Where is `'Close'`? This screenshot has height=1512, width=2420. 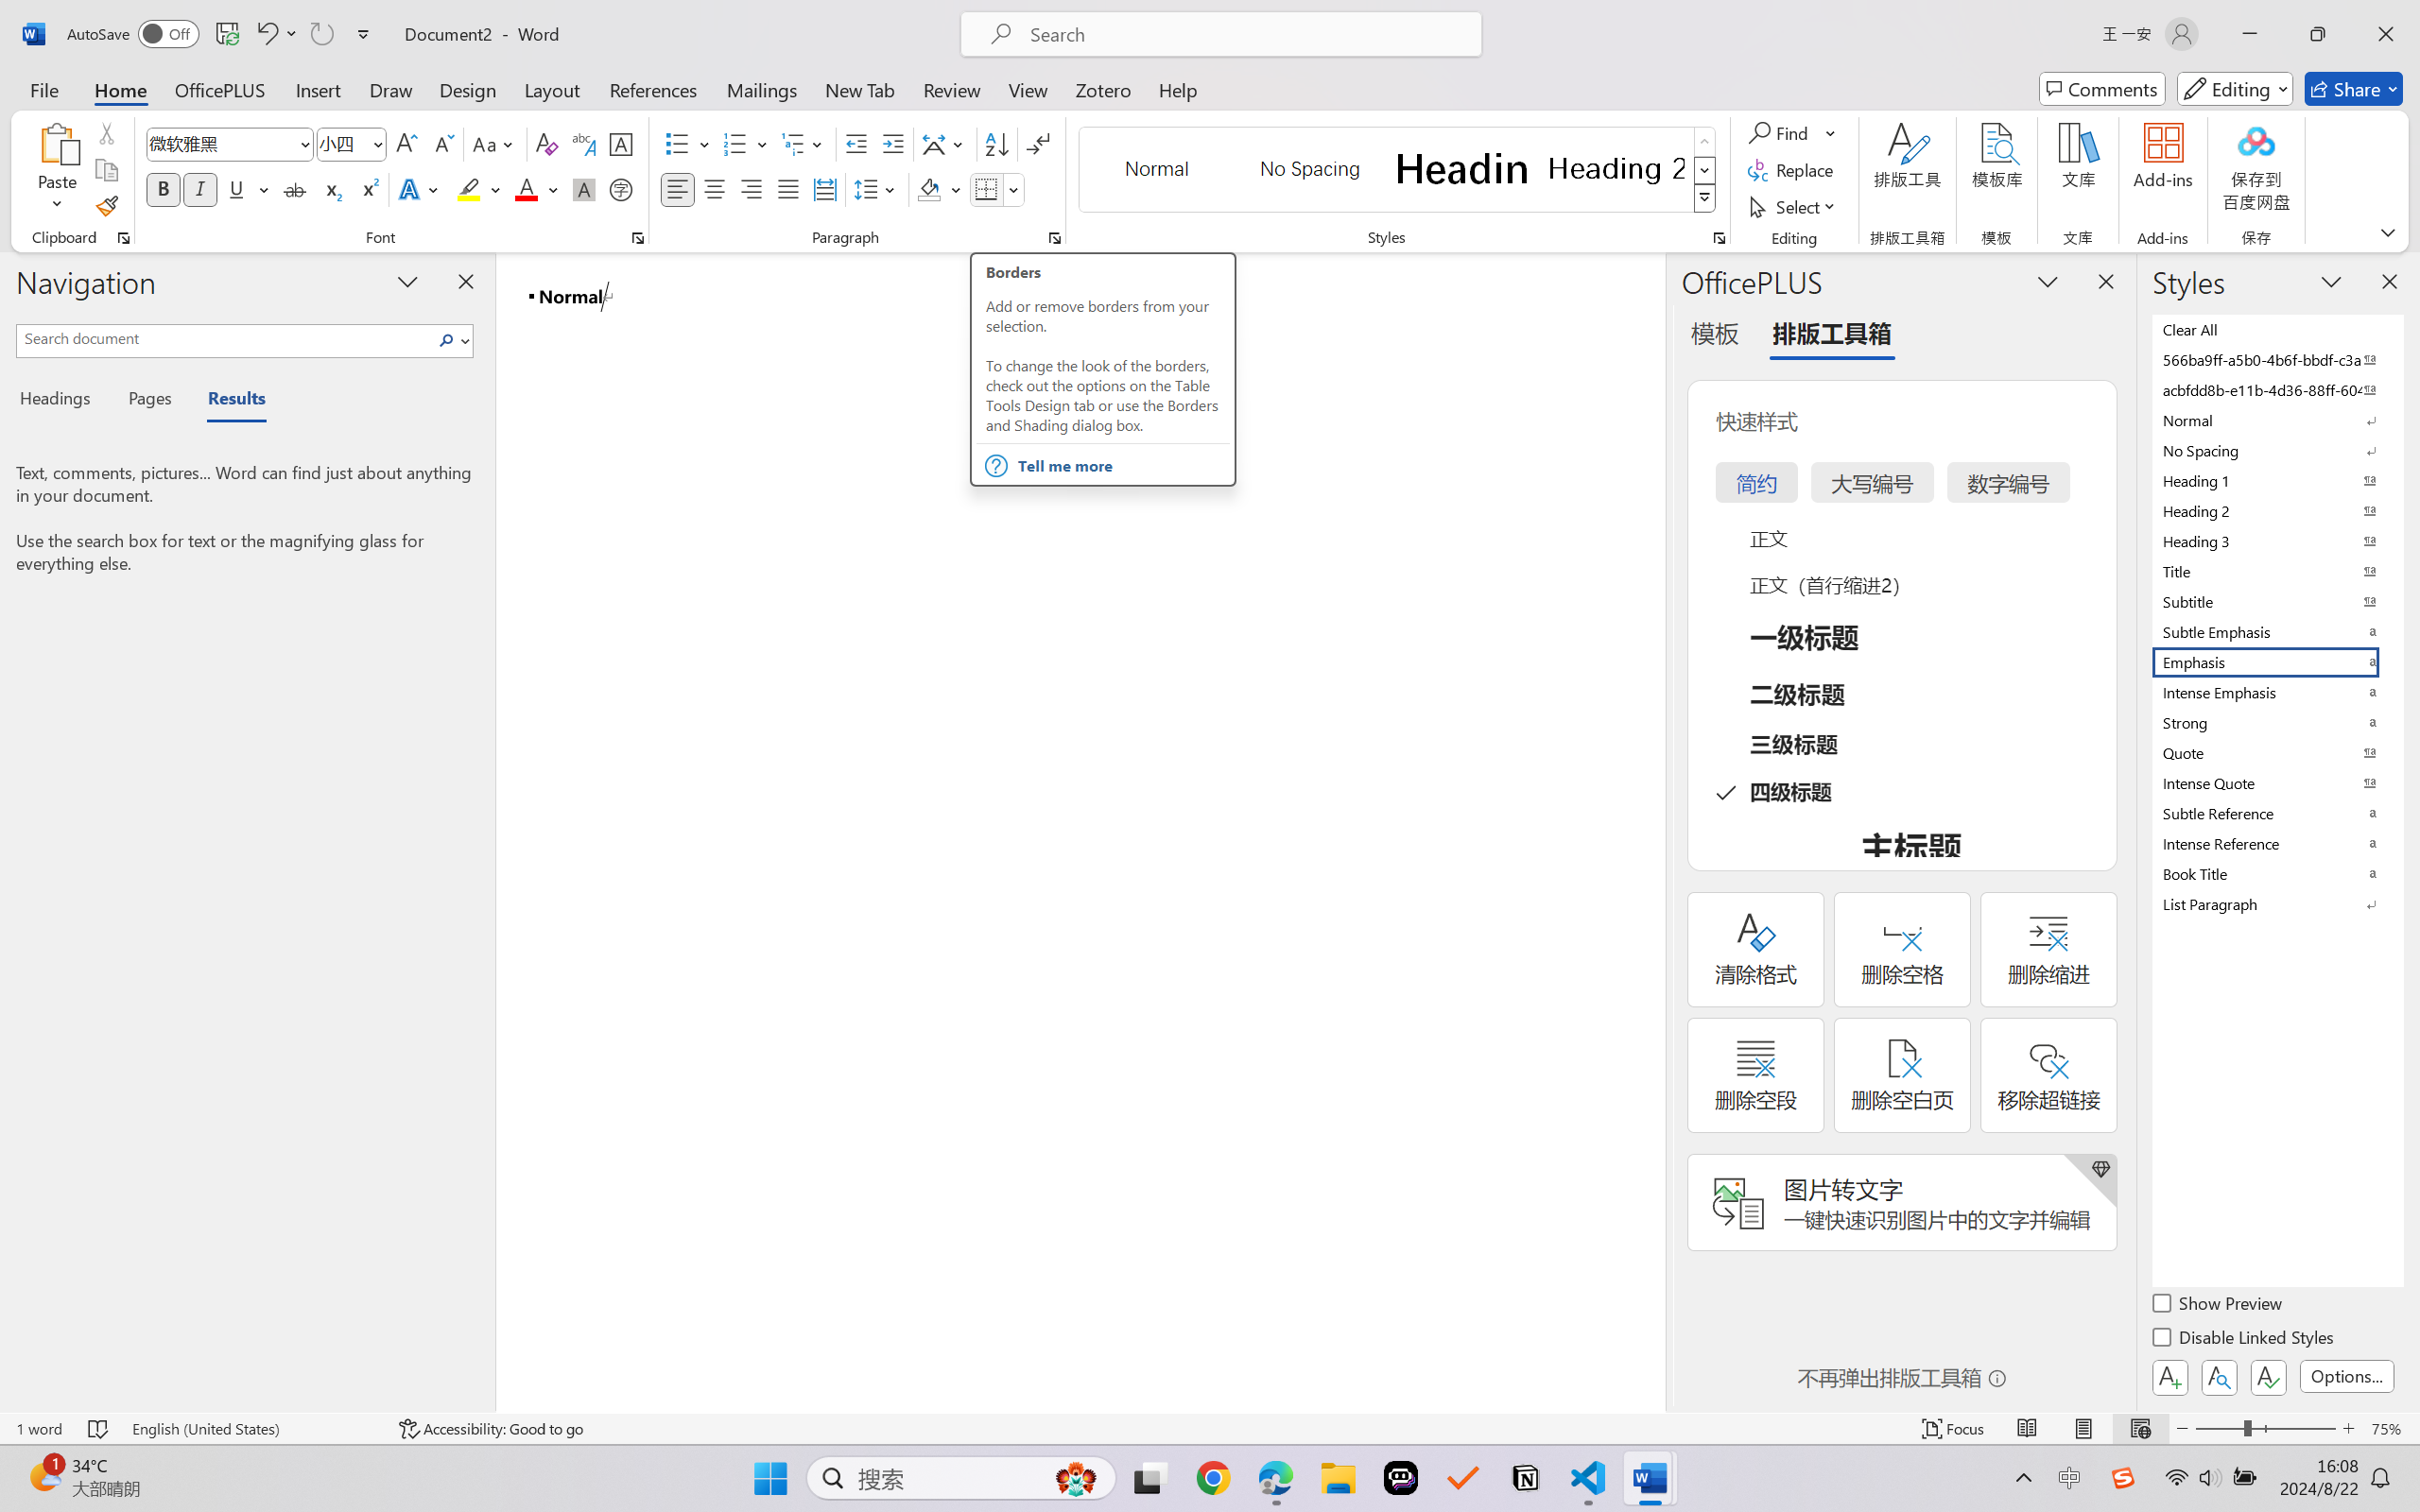 'Close' is located at coordinates (2385, 33).